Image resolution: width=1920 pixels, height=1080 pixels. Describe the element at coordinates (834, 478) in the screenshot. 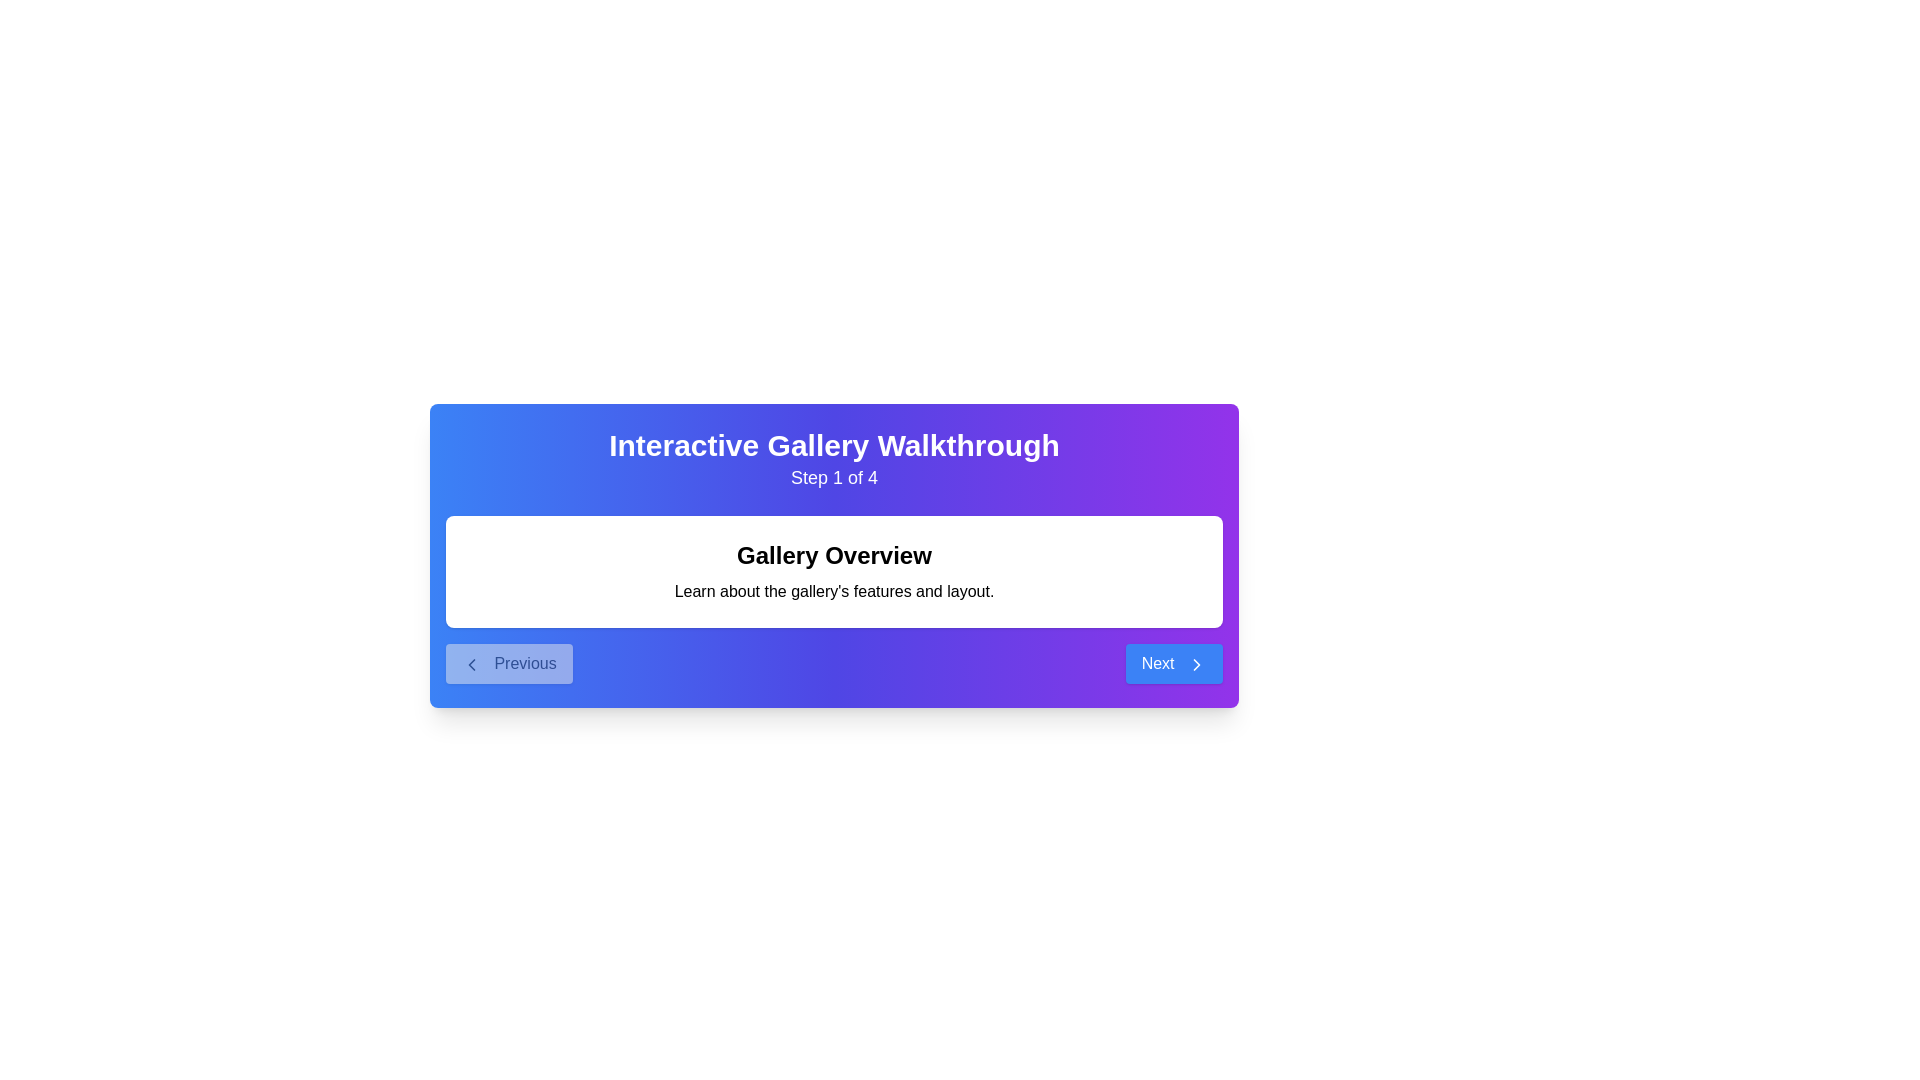

I see `text content of the Text Label displaying 'Step 1 of 4', which is positioned below the main heading 'Interactive Gallery Walkthrough'` at that location.